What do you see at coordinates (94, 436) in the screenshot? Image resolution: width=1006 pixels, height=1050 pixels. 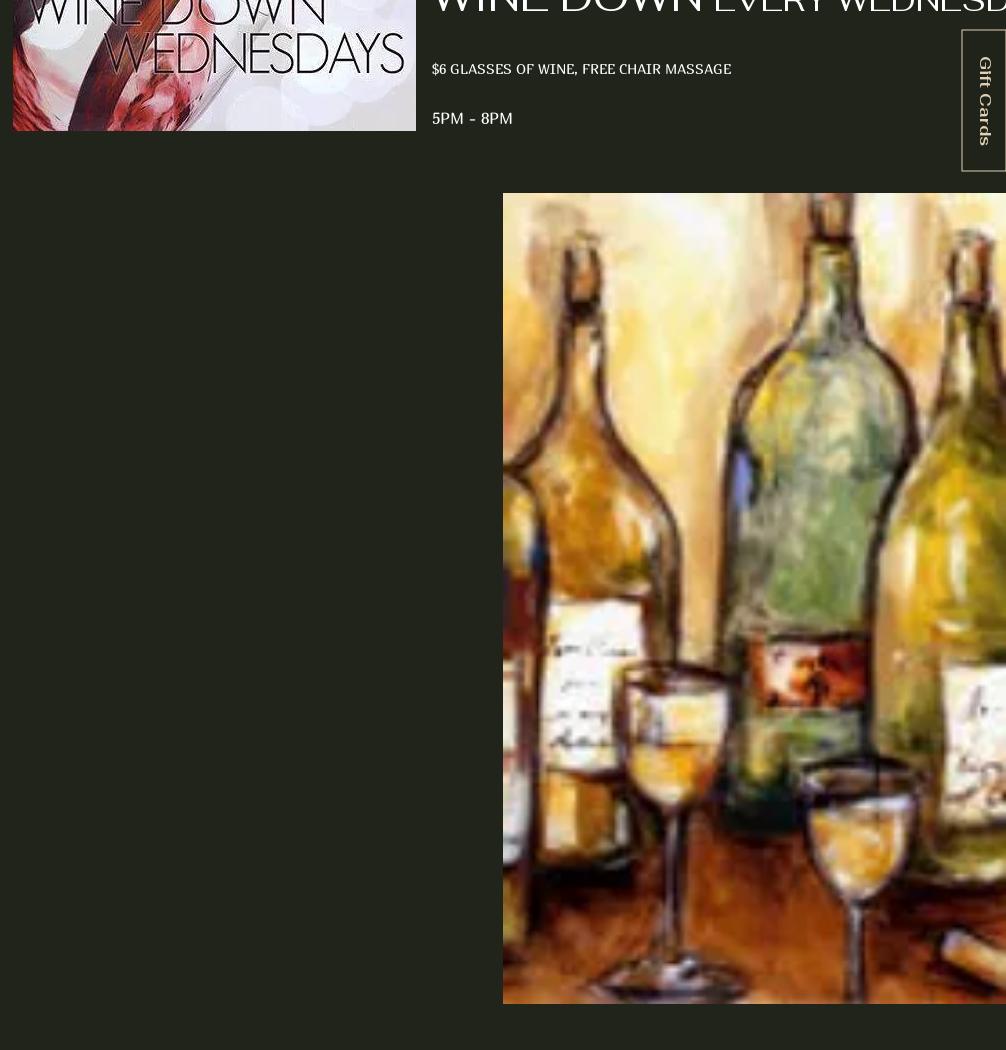 I see `'1 - 4 PM'` at bounding box center [94, 436].